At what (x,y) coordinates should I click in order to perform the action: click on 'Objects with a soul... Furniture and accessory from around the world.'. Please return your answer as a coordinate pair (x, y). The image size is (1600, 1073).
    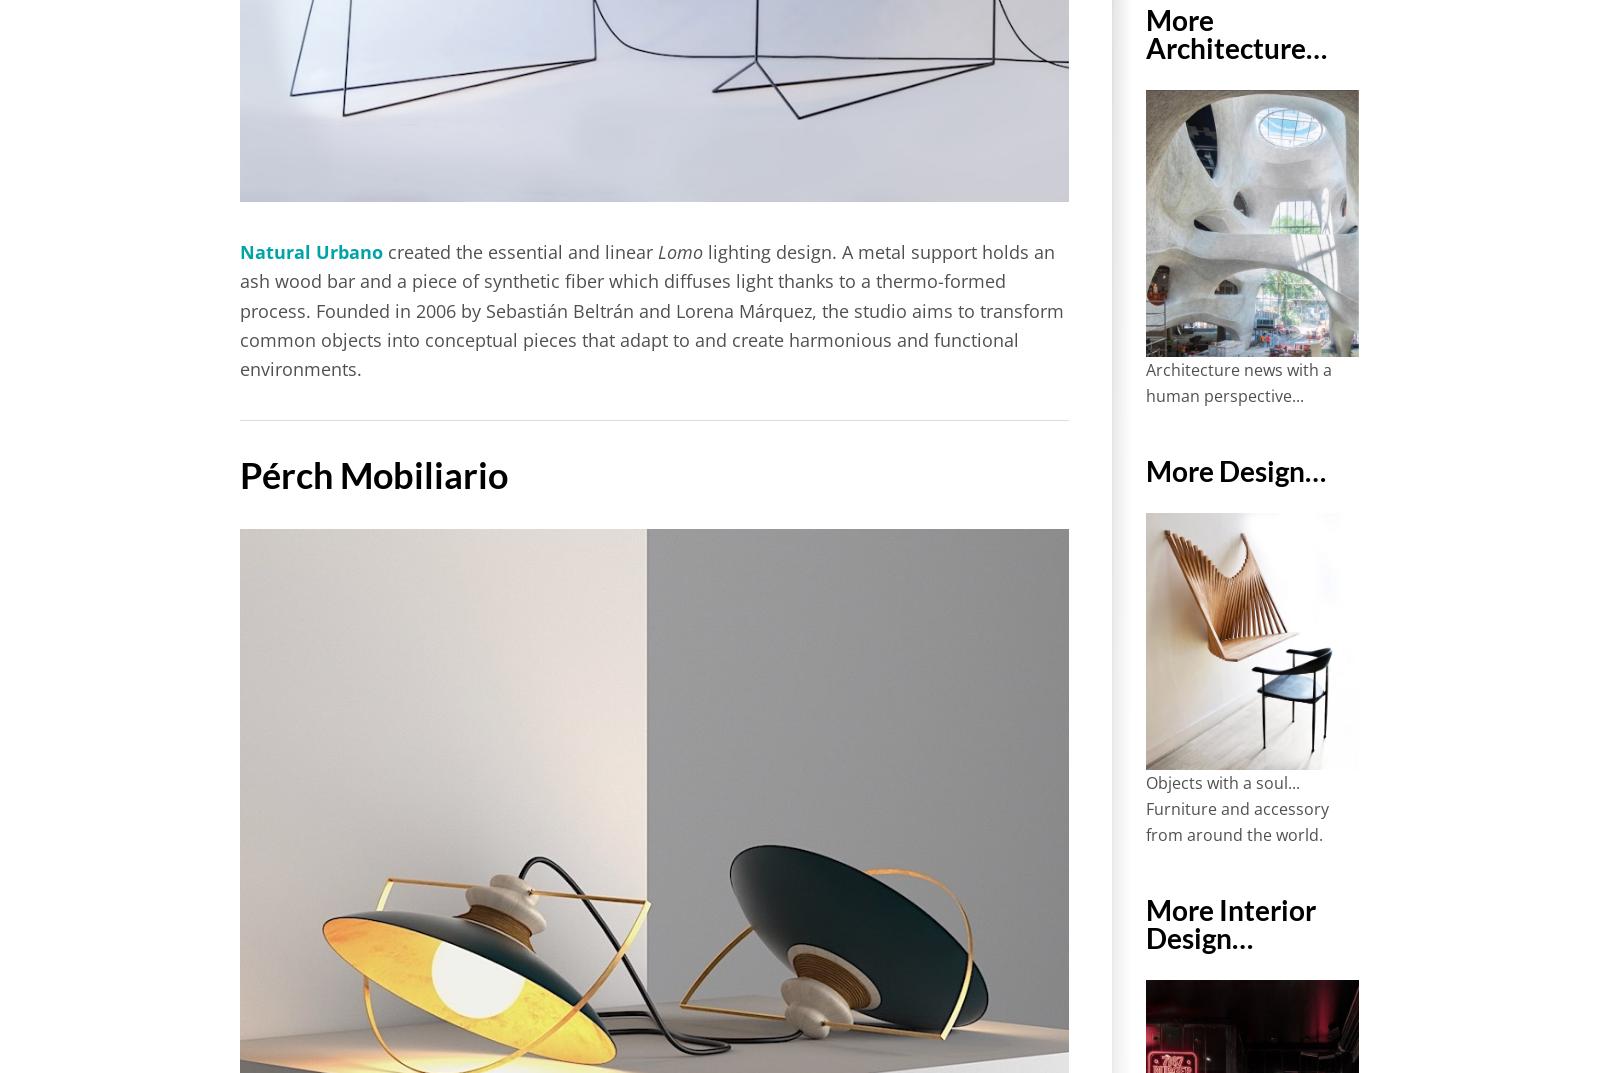
    Looking at the image, I should click on (1235, 807).